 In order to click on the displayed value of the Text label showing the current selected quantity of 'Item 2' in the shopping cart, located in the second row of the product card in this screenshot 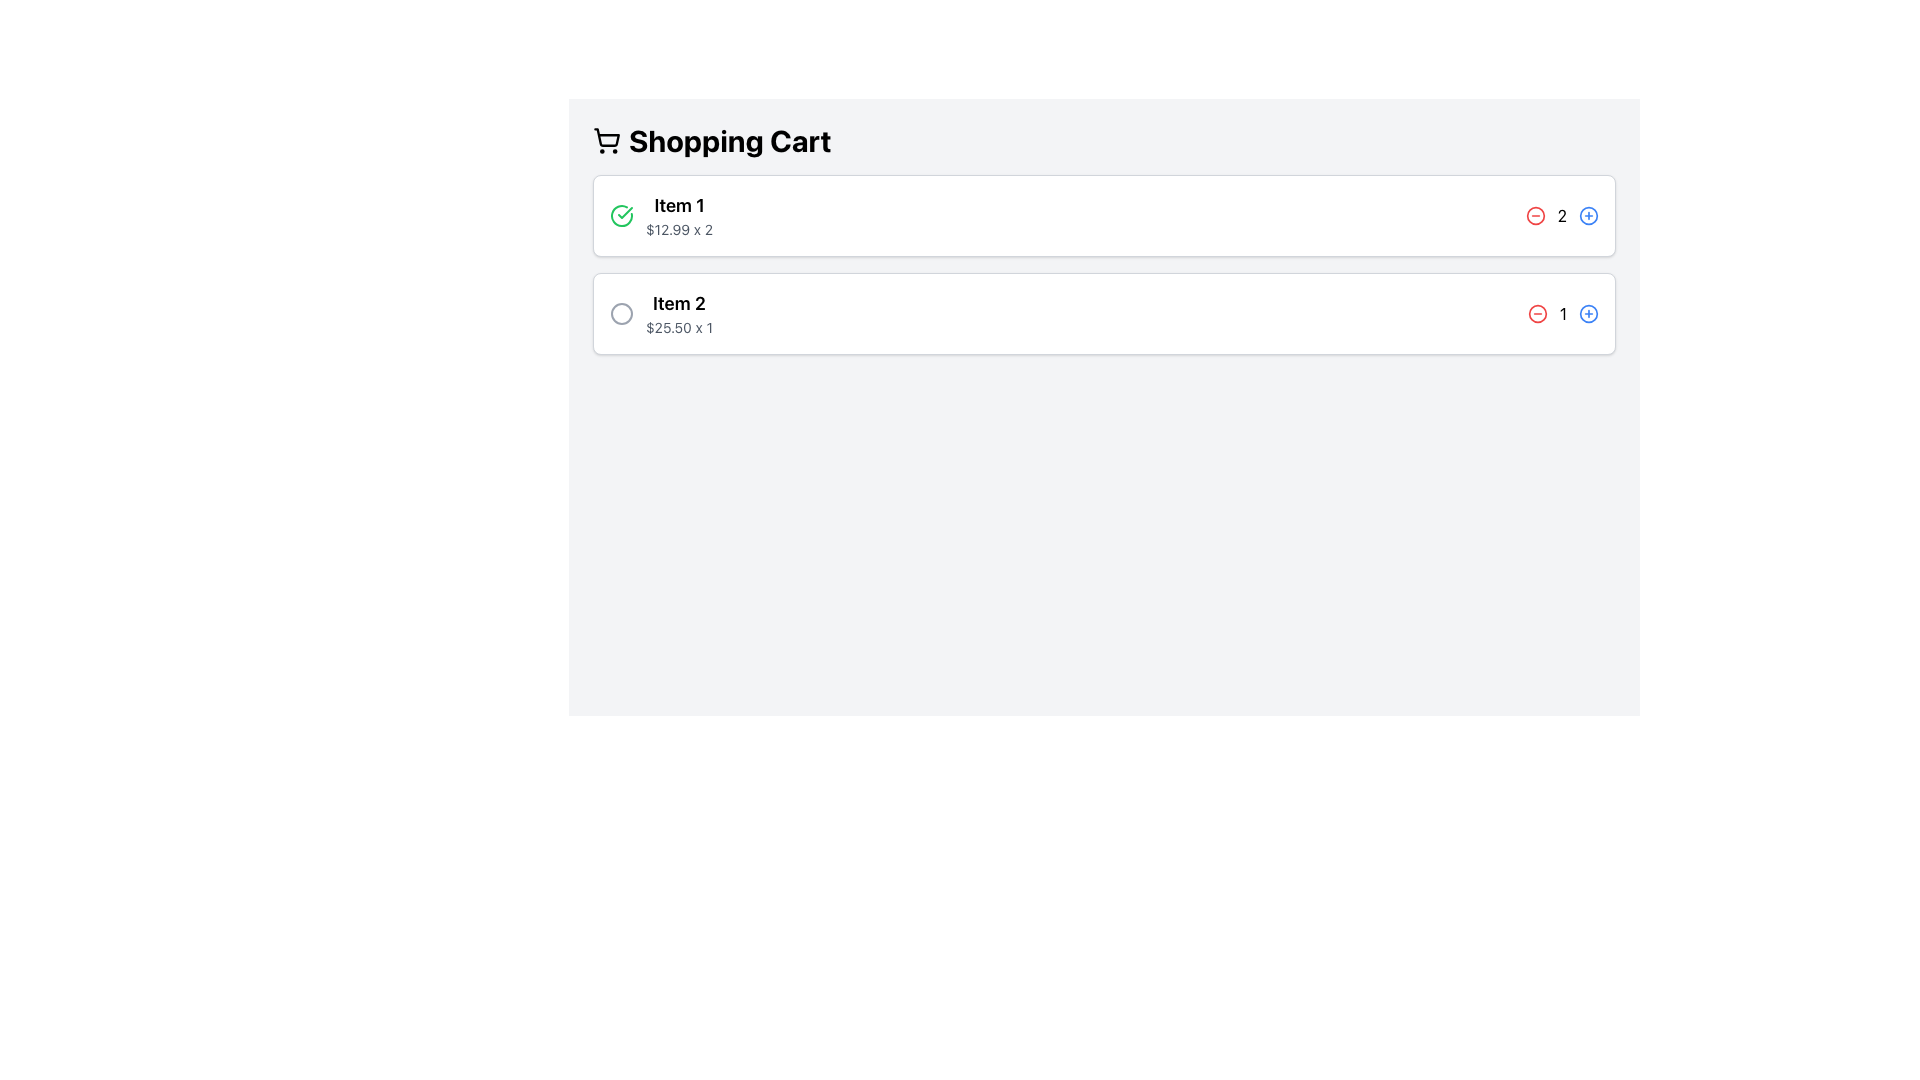, I will do `click(1562, 313)`.